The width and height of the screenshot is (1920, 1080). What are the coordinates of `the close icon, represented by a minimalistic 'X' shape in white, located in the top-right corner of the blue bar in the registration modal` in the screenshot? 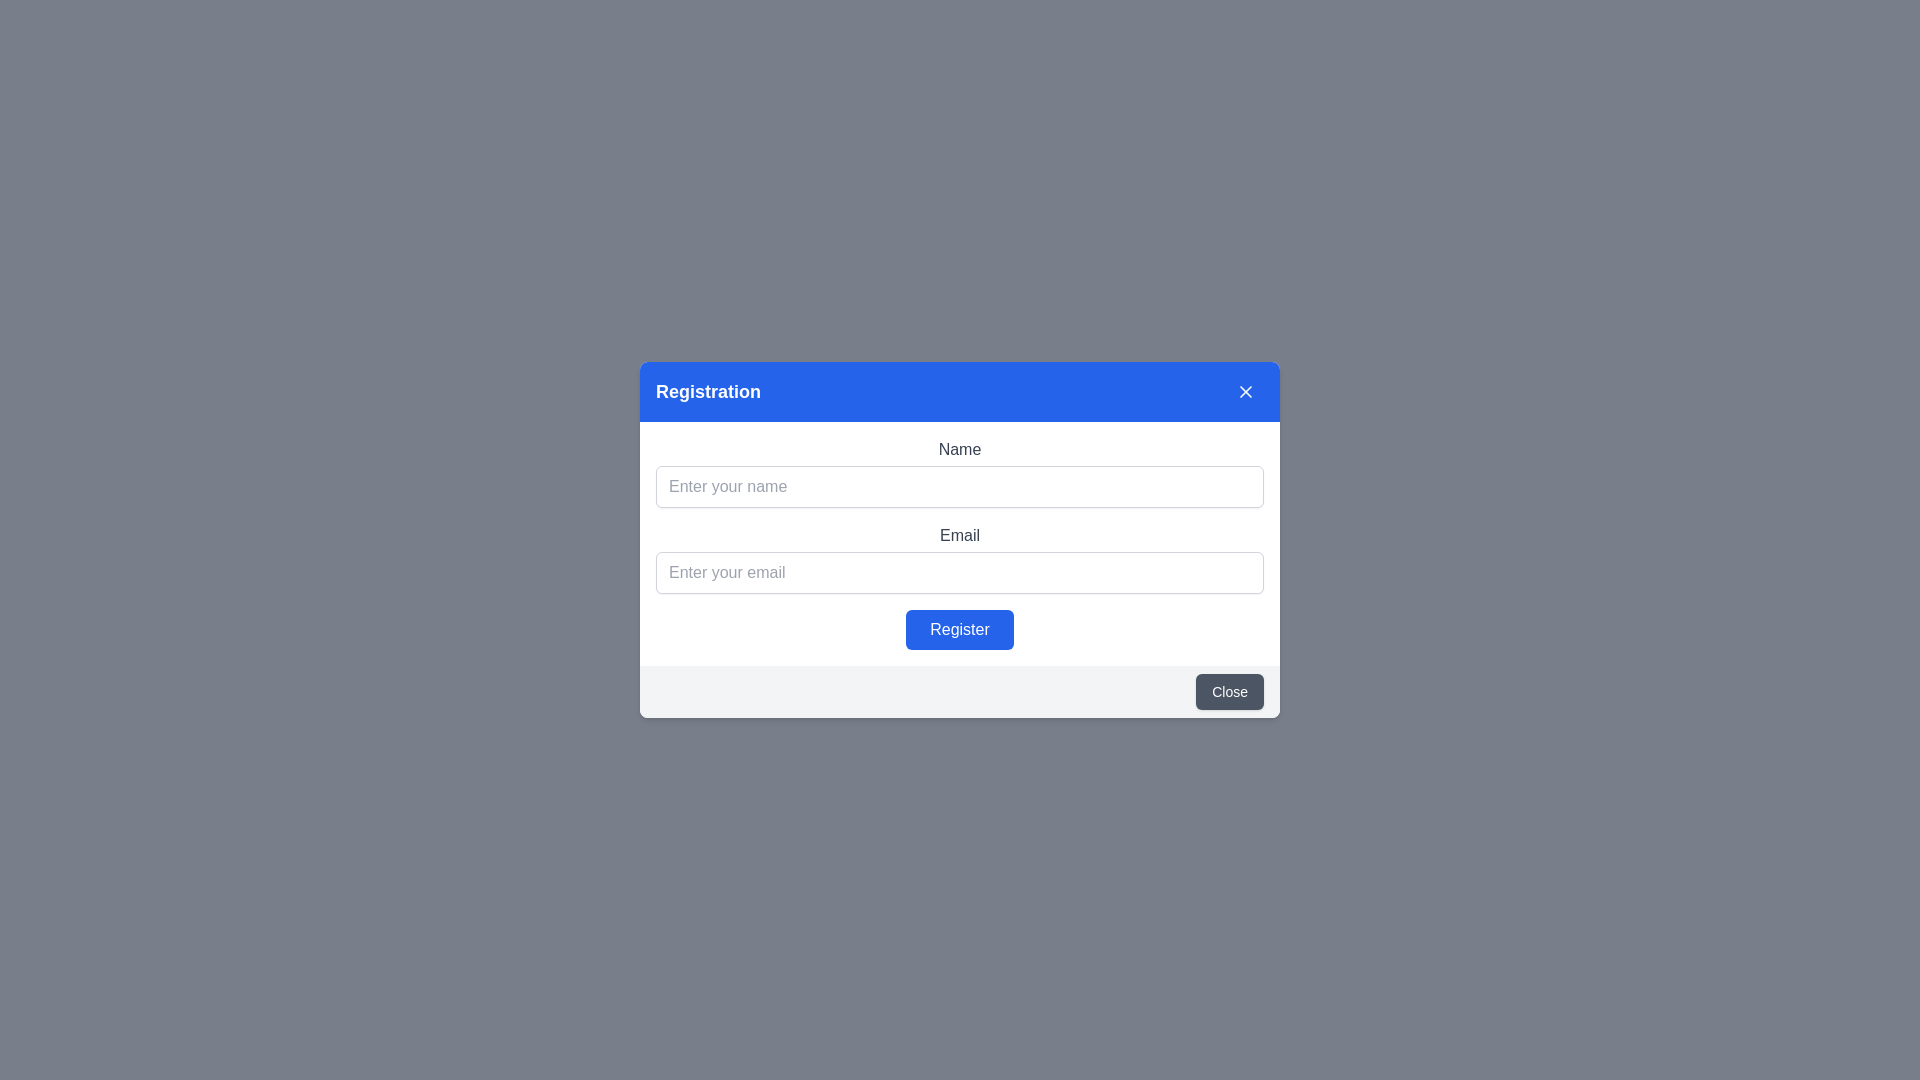 It's located at (1244, 392).